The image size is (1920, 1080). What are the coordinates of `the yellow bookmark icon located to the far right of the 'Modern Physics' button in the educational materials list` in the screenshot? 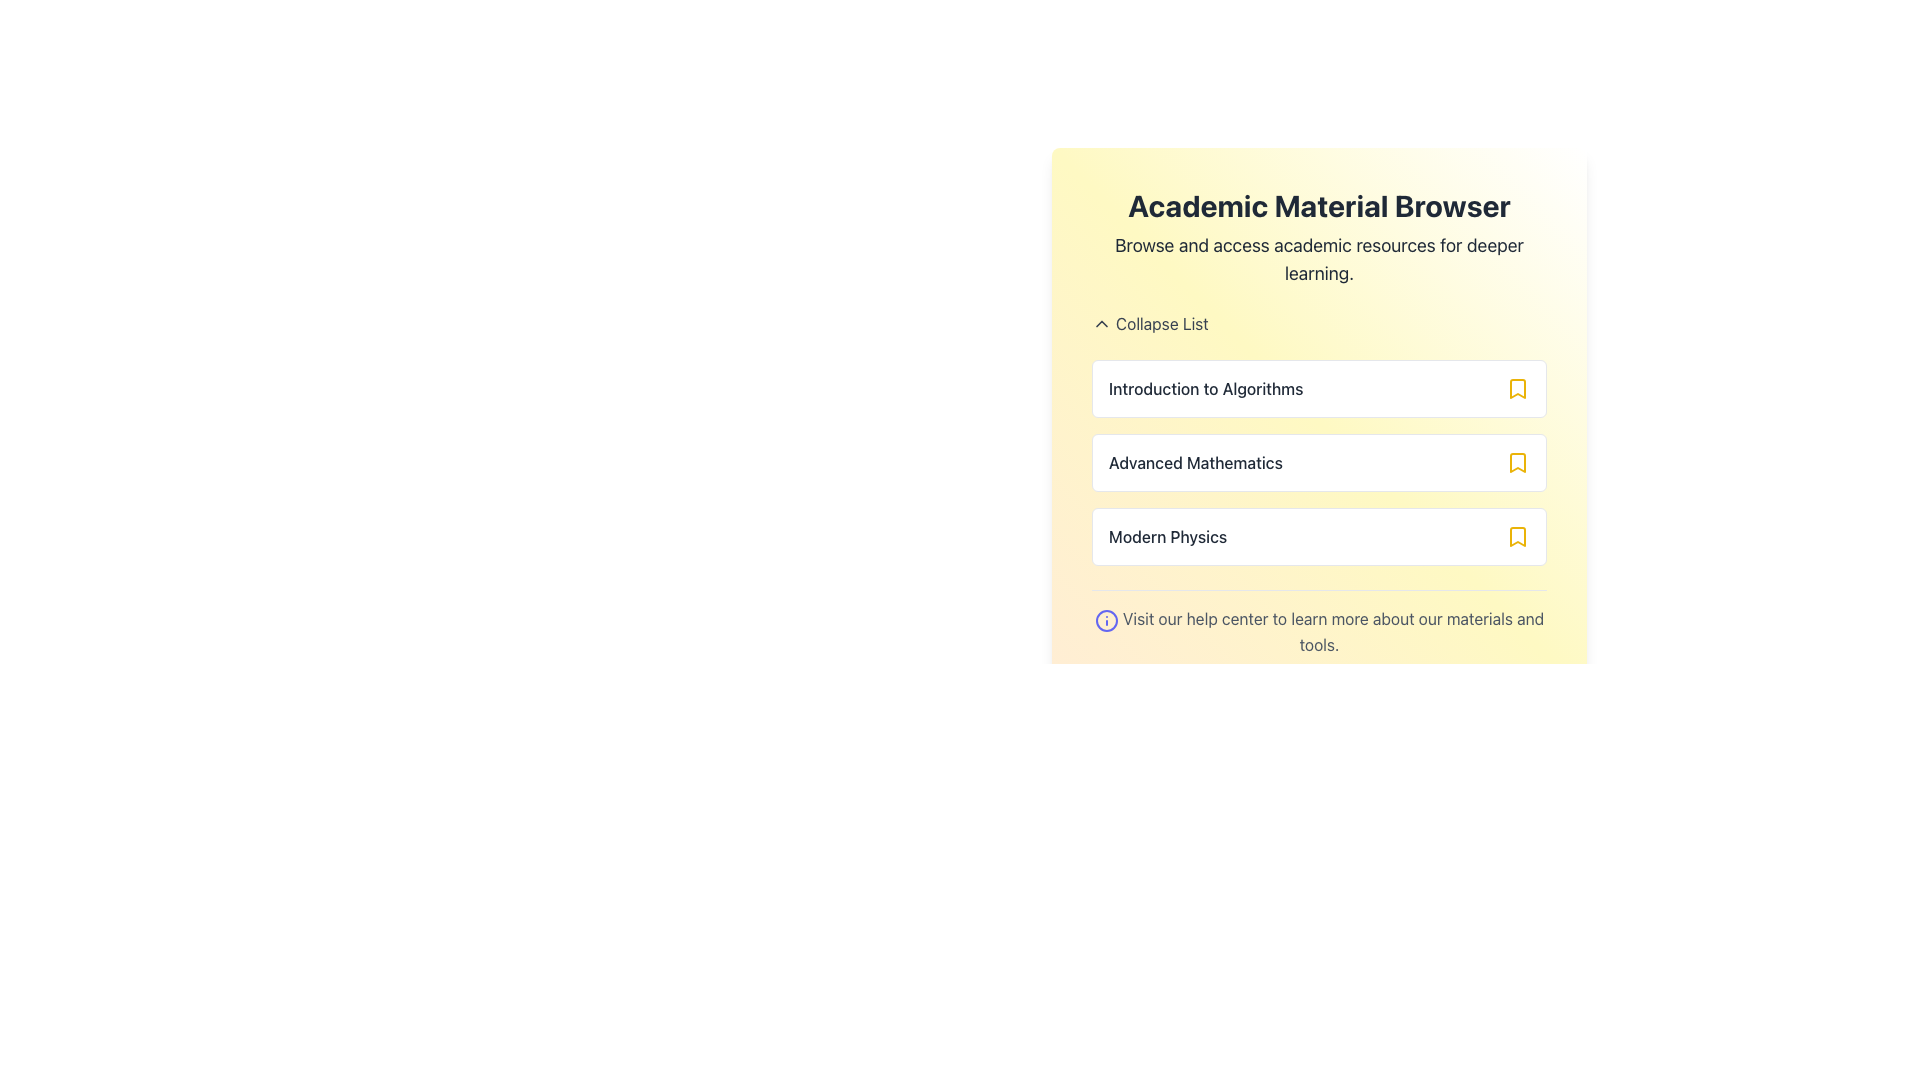 It's located at (1517, 535).